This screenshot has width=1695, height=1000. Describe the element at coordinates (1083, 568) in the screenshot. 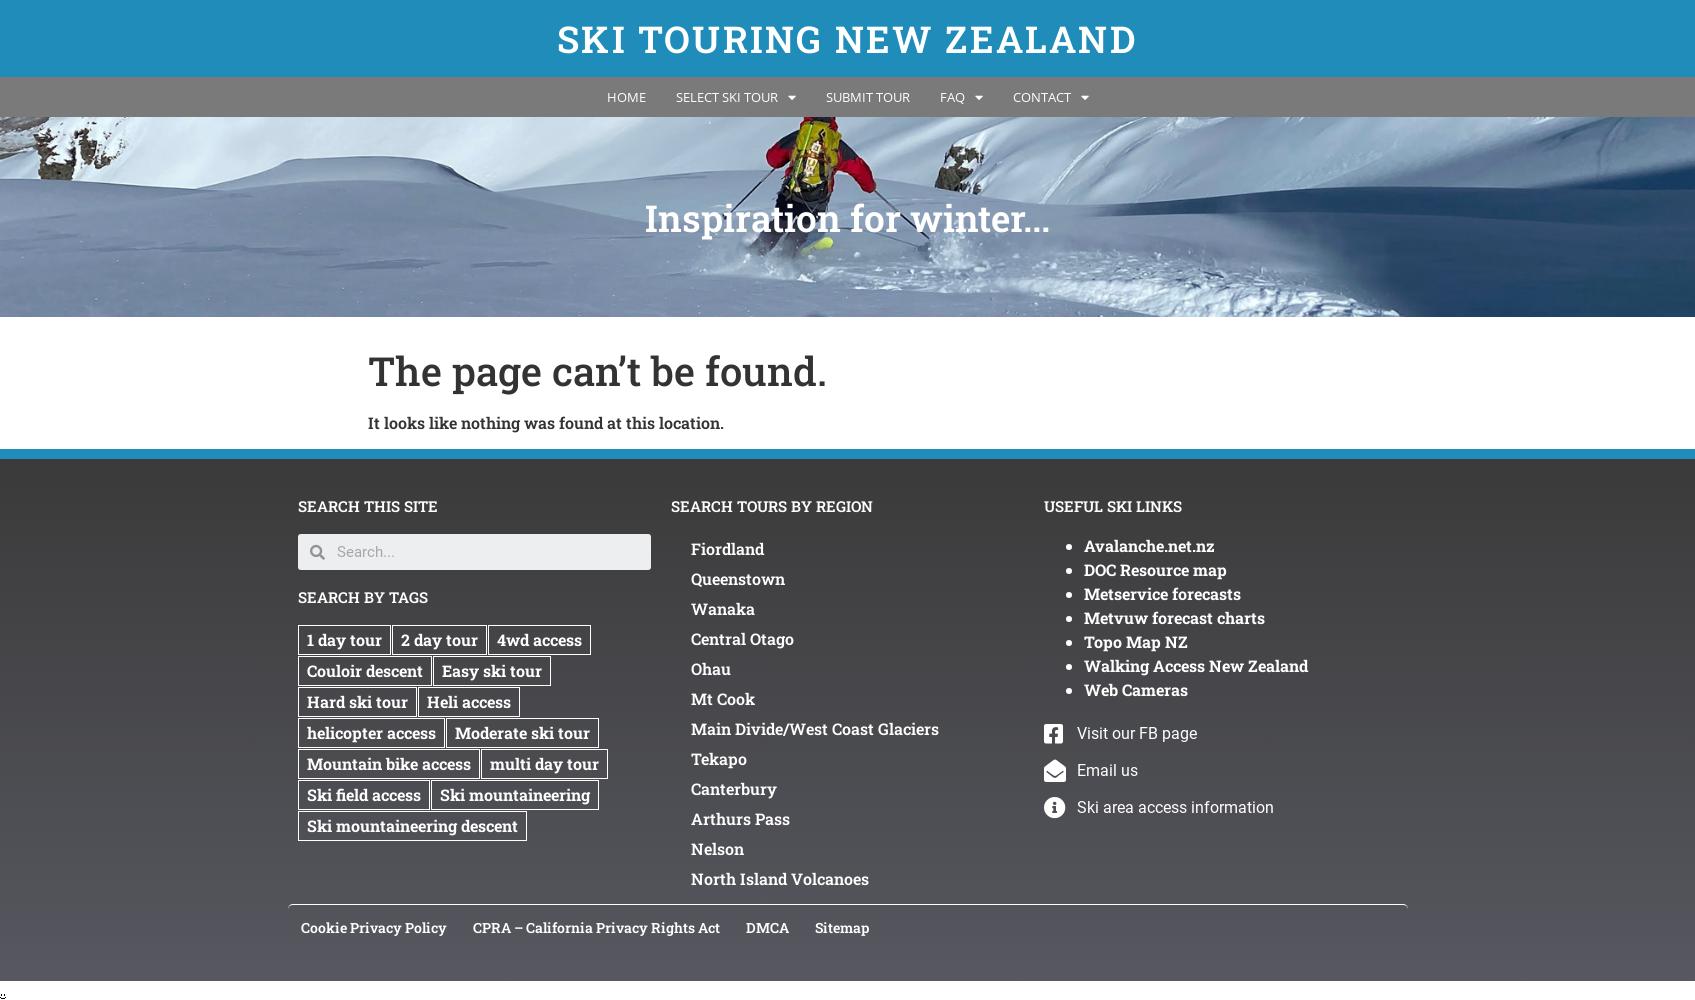

I see `'DOC Resource map'` at that location.